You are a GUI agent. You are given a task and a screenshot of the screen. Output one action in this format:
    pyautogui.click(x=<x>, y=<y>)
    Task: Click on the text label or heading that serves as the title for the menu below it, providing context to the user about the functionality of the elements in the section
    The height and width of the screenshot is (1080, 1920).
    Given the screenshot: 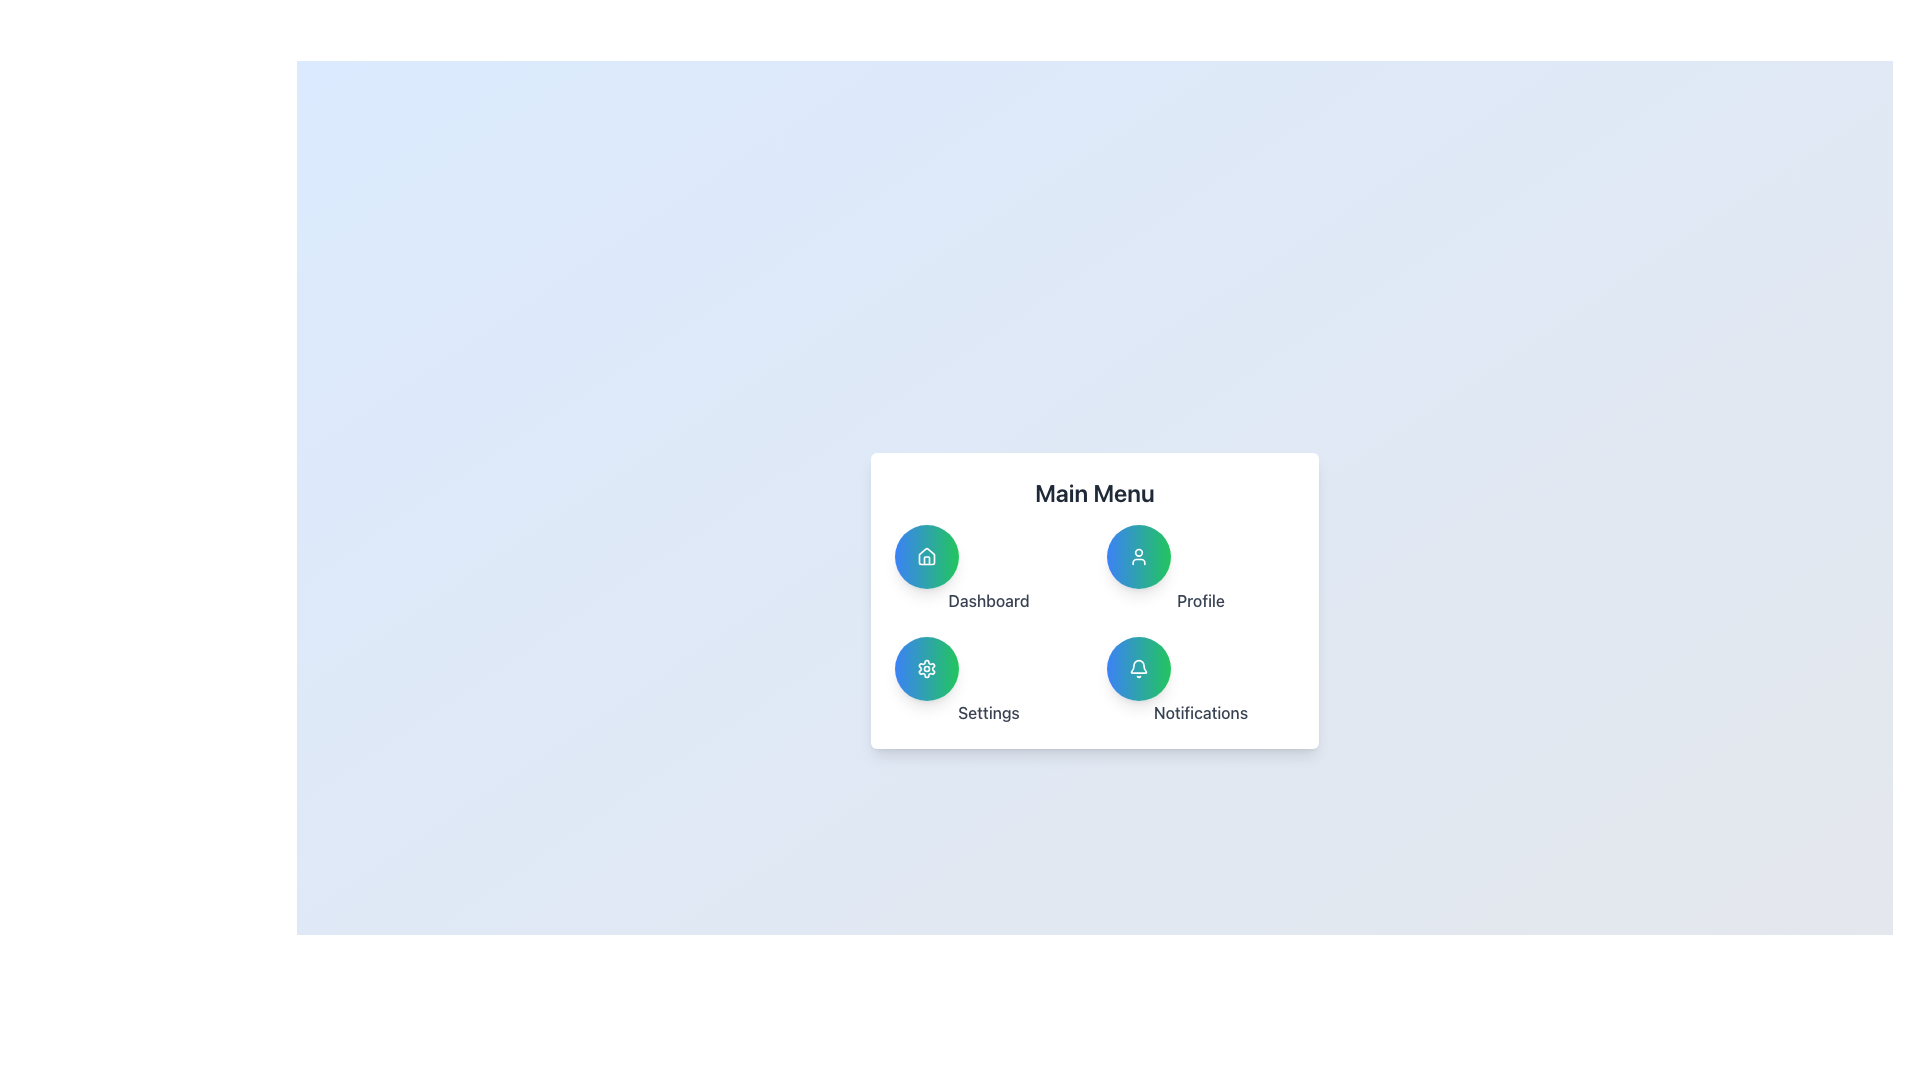 What is the action you would take?
    pyautogui.click(x=1093, y=493)
    